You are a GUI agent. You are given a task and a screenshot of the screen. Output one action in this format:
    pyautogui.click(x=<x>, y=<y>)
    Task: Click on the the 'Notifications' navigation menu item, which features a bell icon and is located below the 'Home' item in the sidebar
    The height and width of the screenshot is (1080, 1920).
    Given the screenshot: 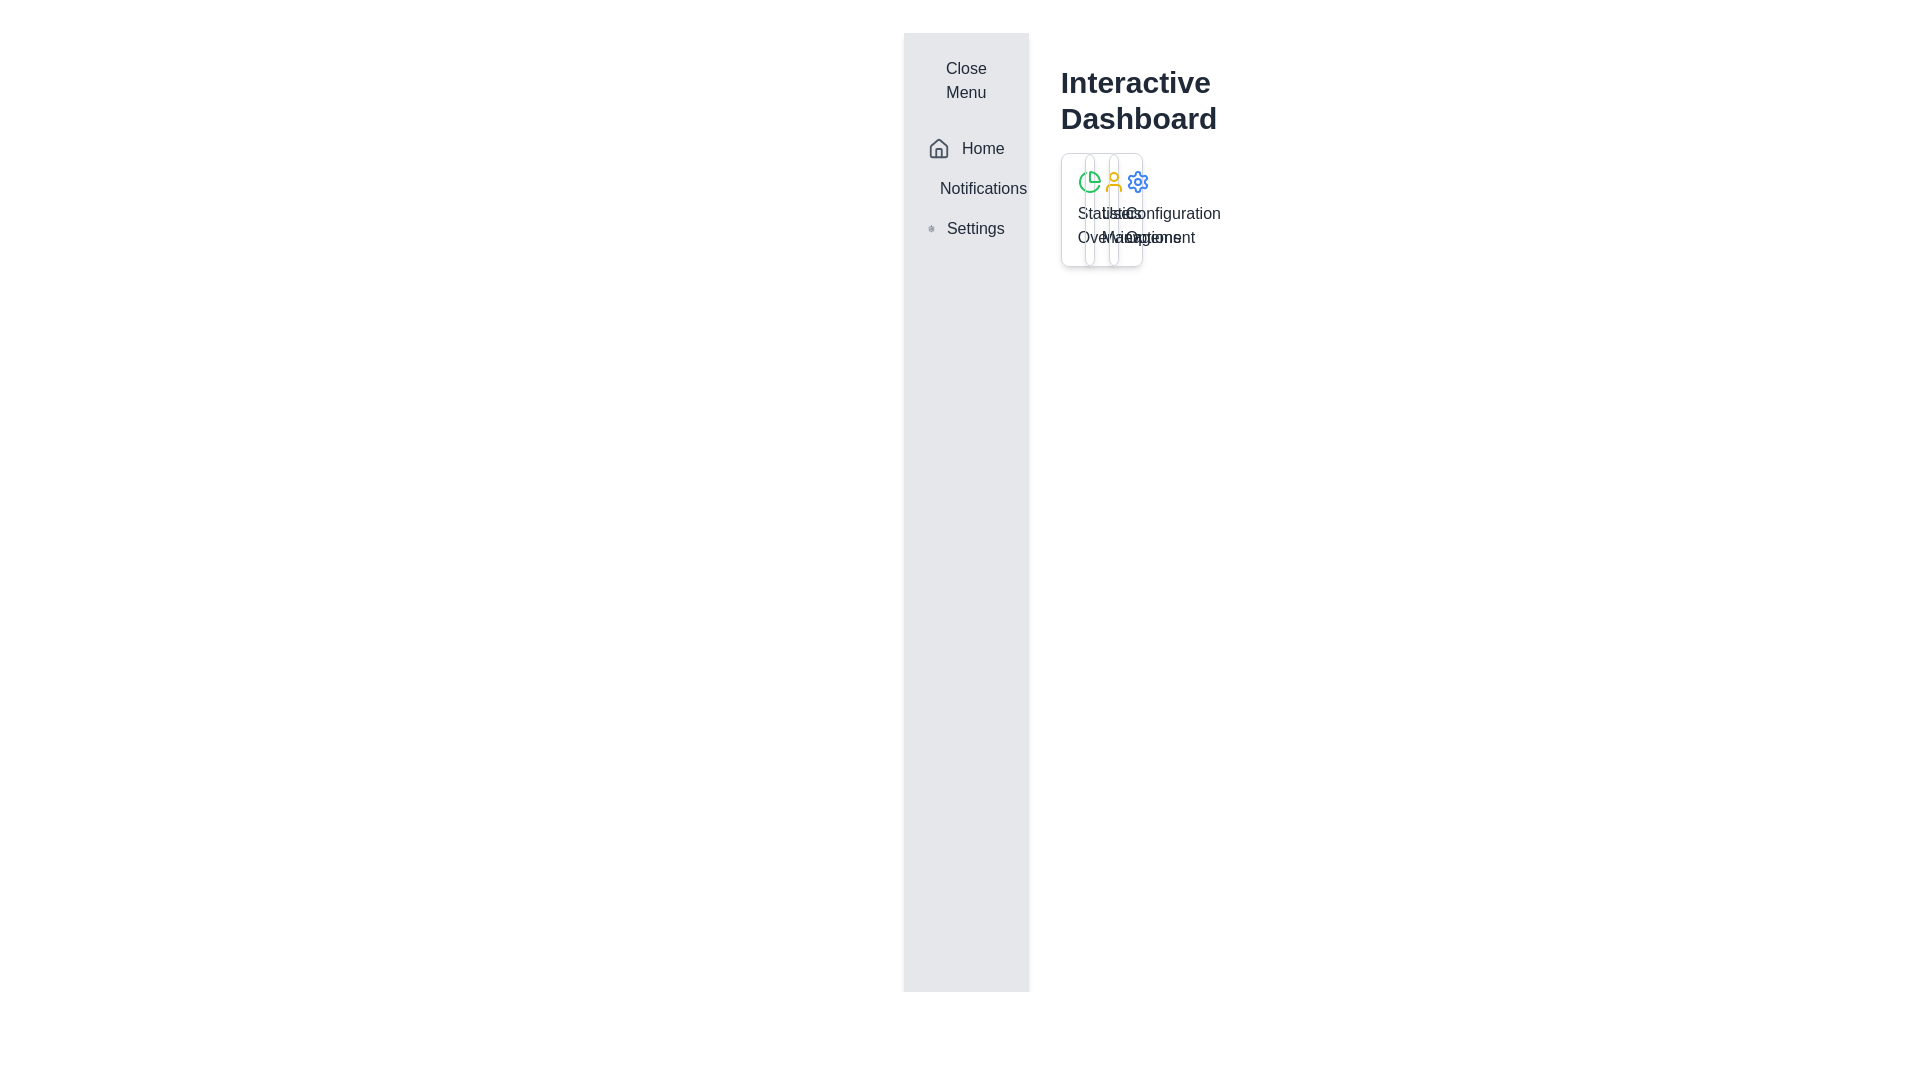 What is the action you would take?
    pyautogui.click(x=966, y=189)
    